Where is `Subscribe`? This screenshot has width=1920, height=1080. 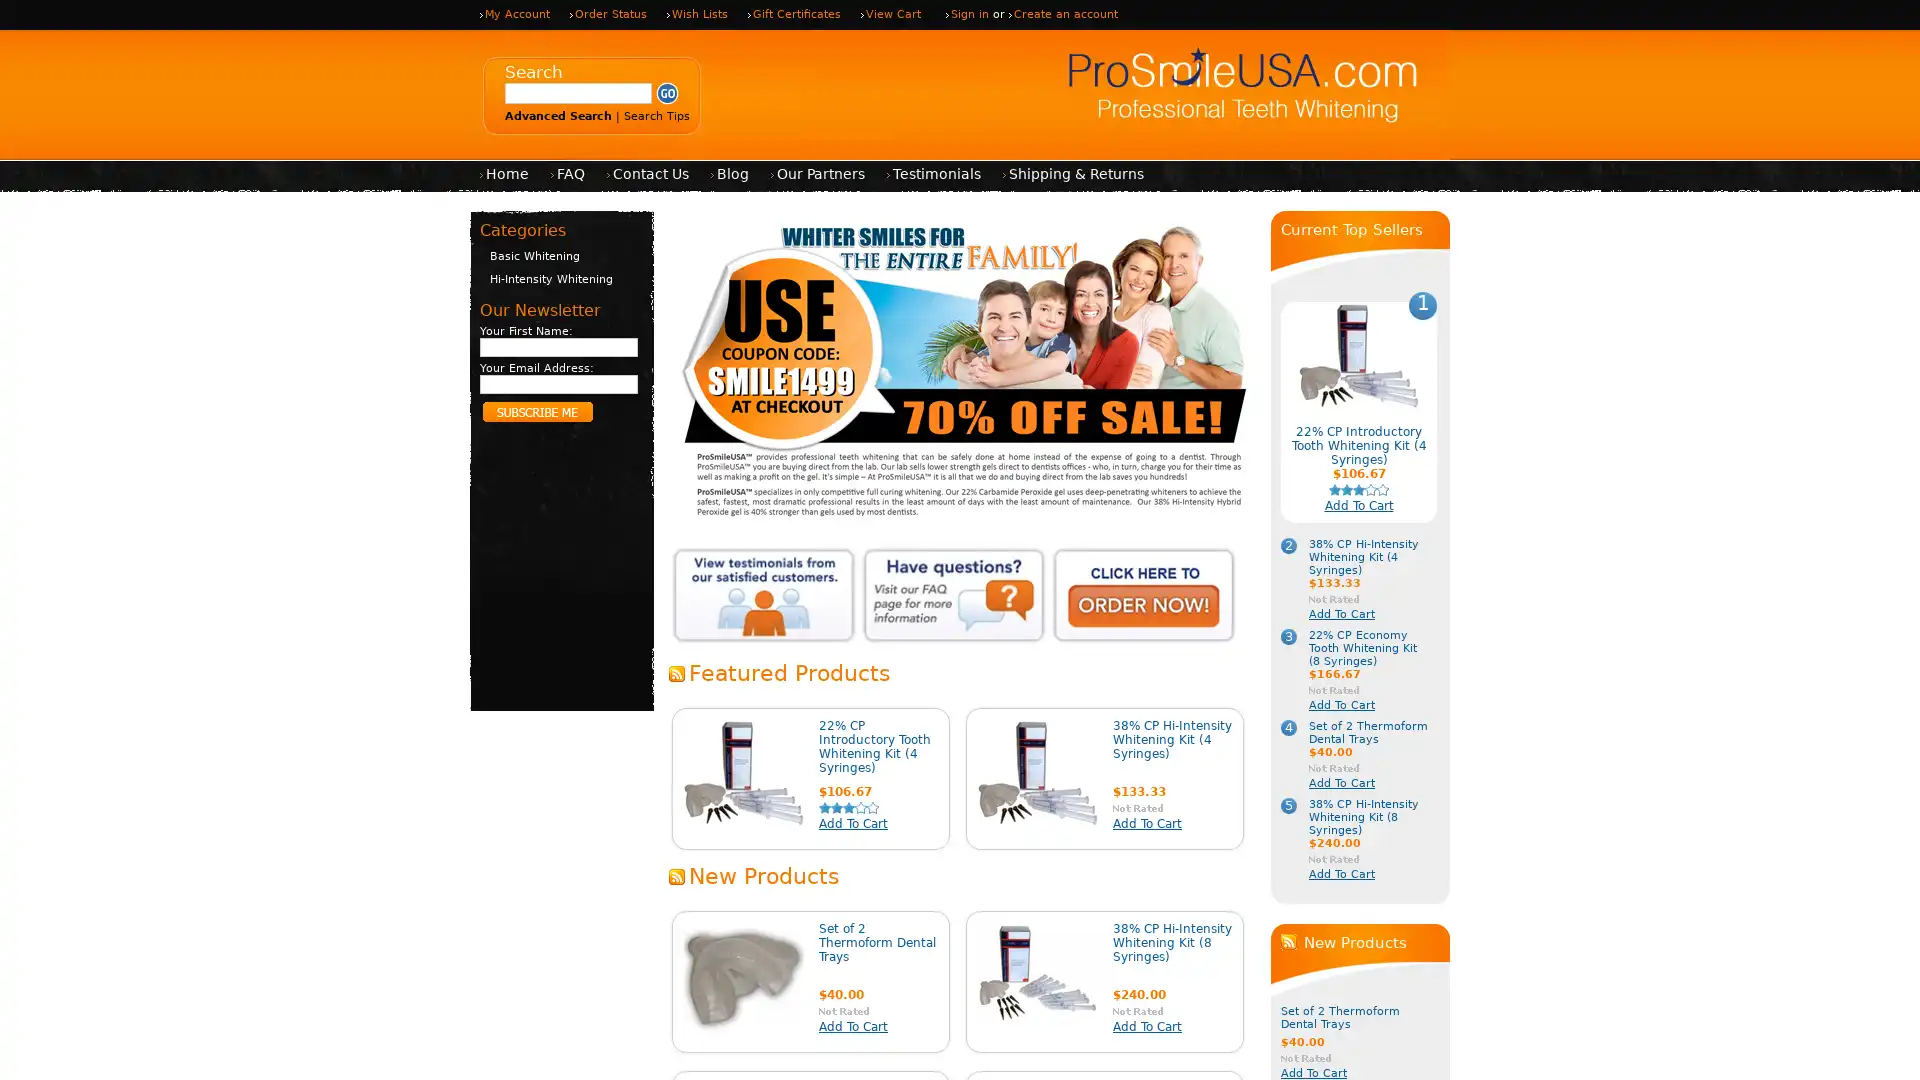 Subscribe is located at coordinates (537, 411).